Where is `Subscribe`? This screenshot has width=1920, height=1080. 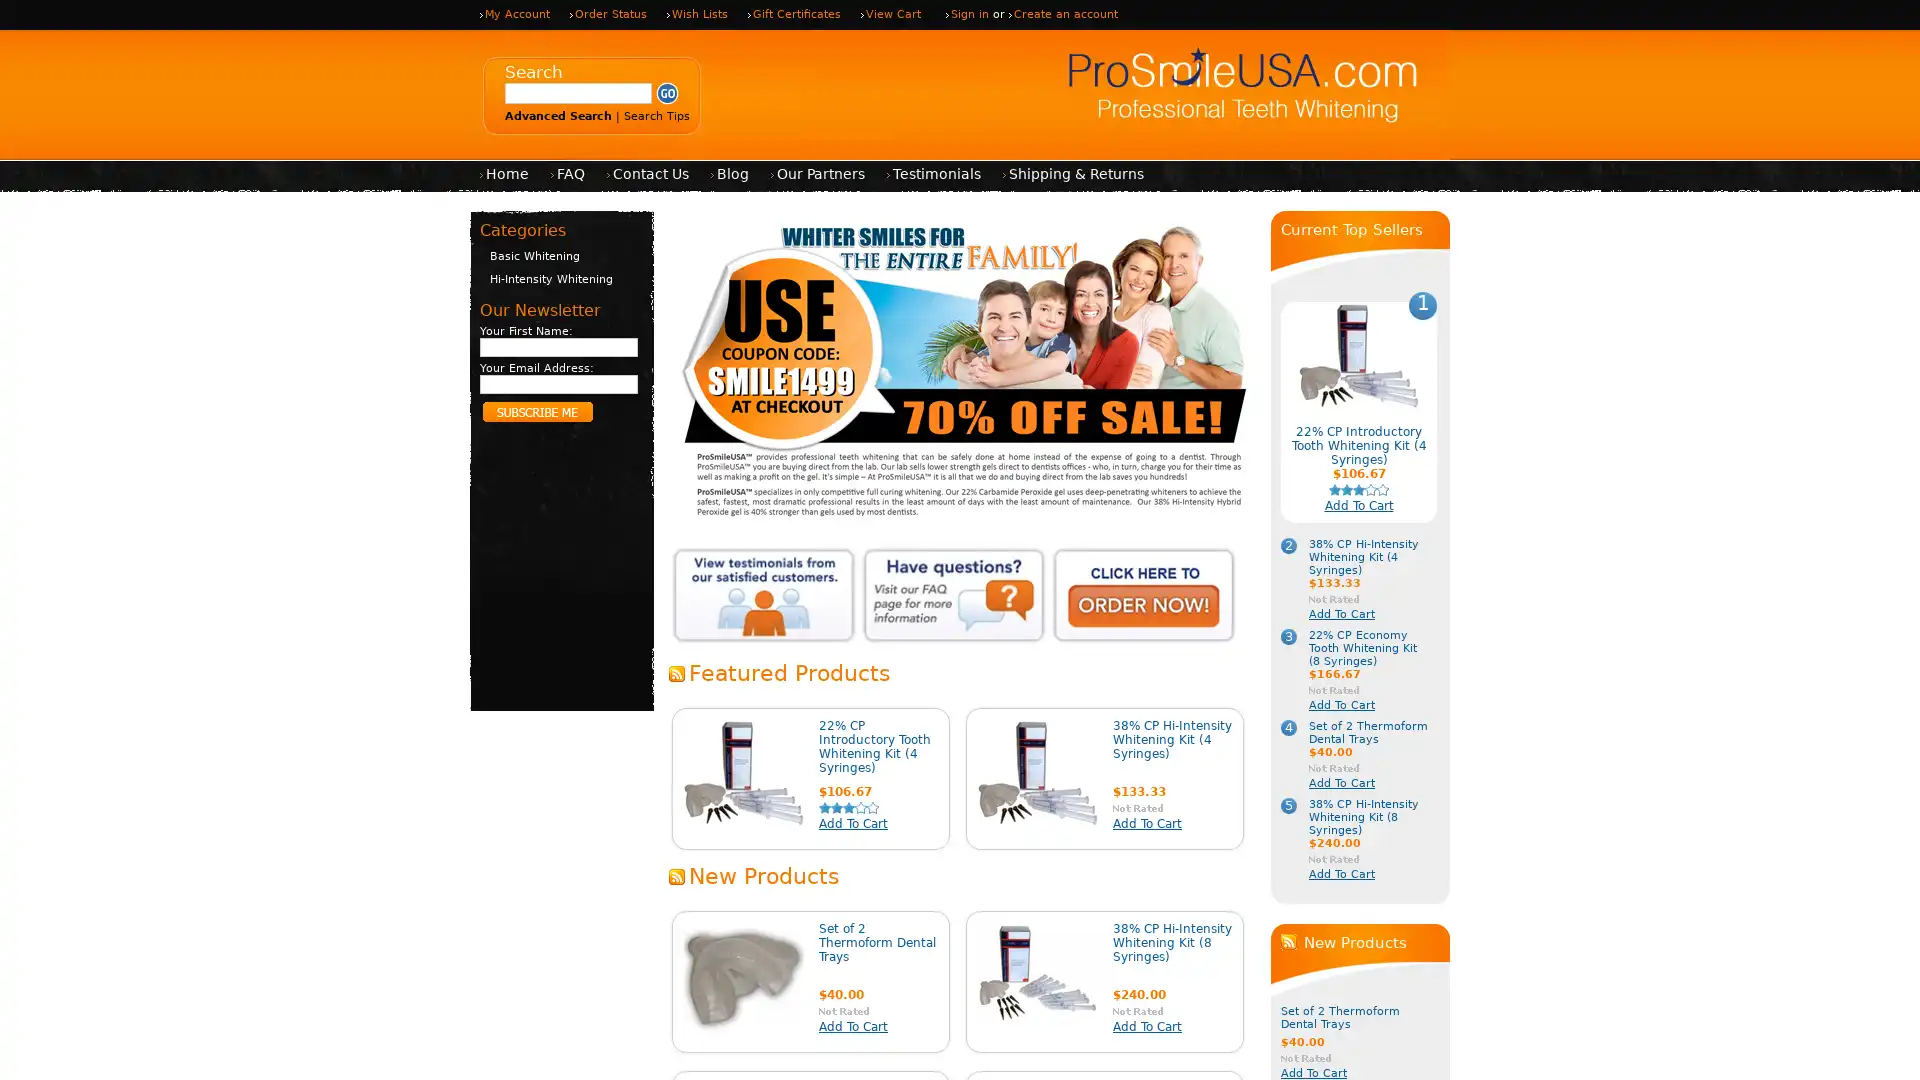 Subscribe is located at coordinates (537, 411).